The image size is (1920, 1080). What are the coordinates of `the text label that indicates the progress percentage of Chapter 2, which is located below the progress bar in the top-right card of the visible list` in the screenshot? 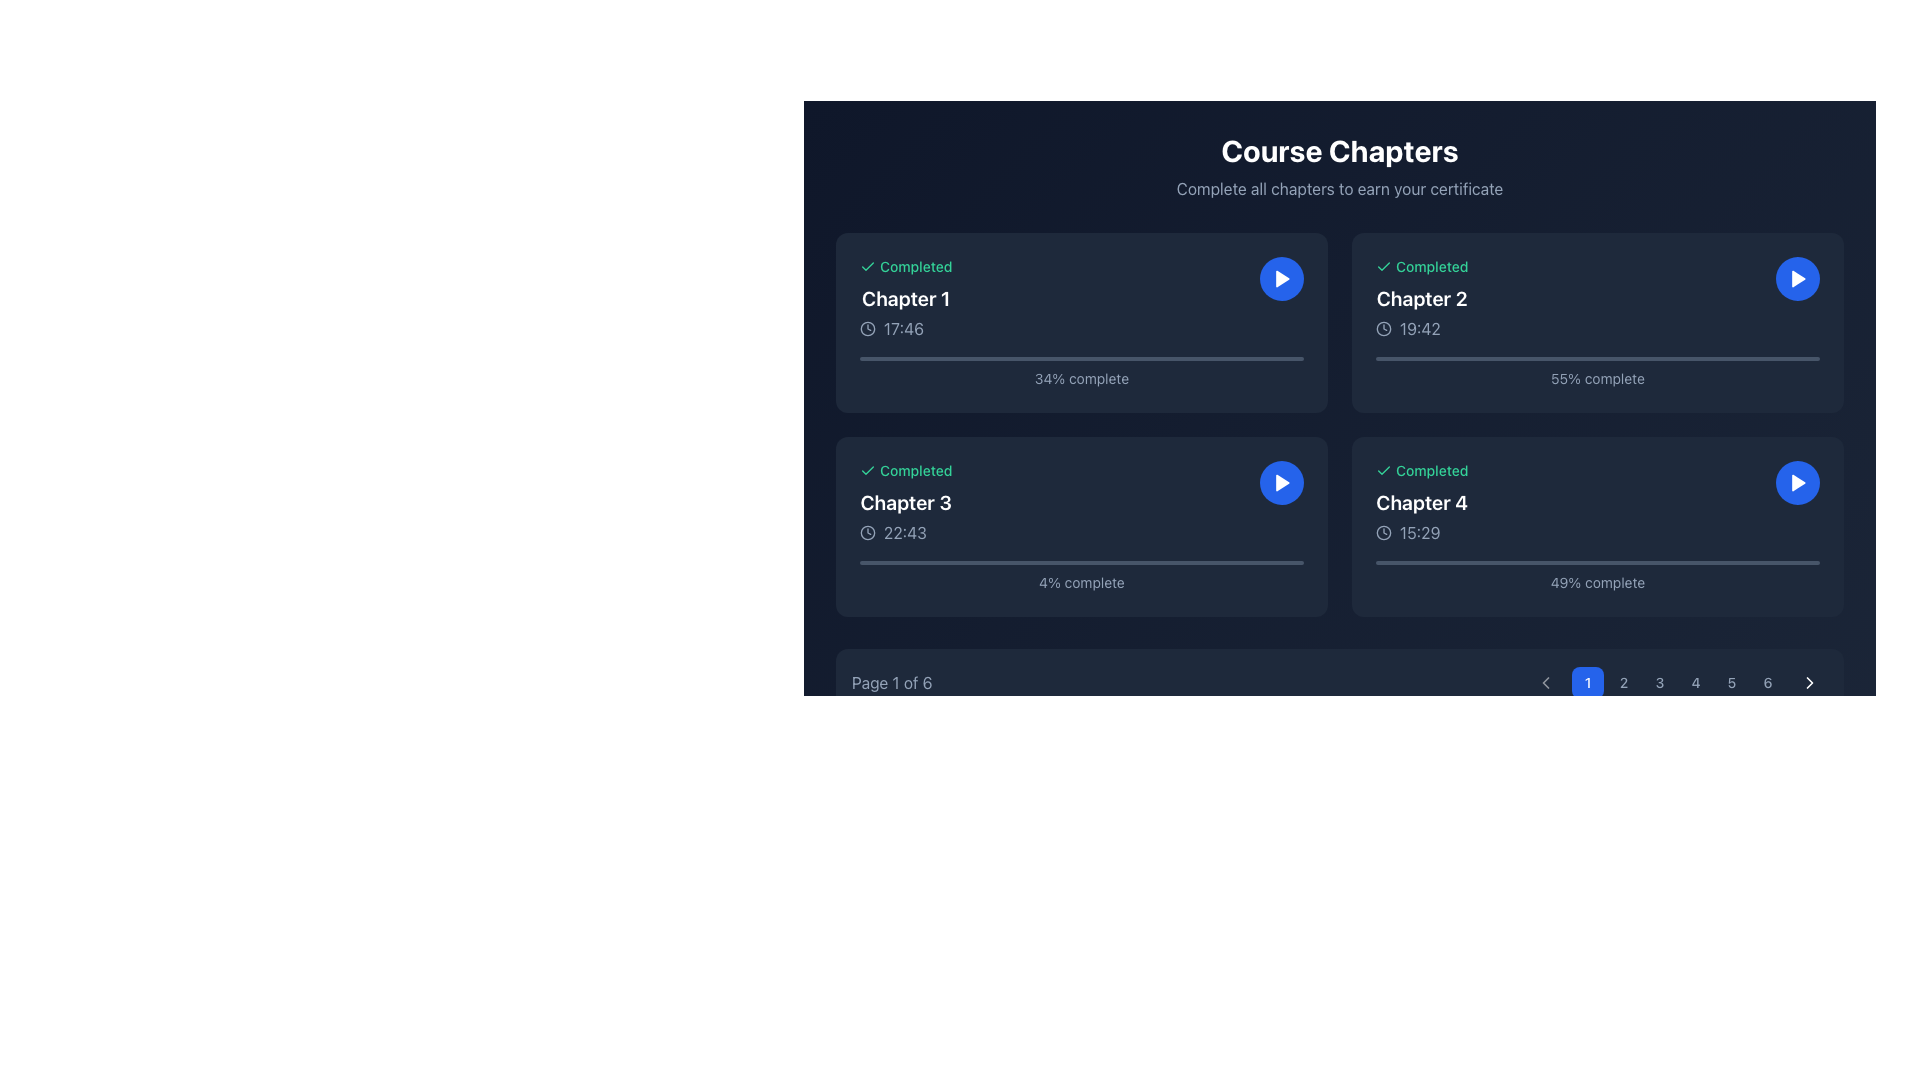 It's located at (1597, 373).